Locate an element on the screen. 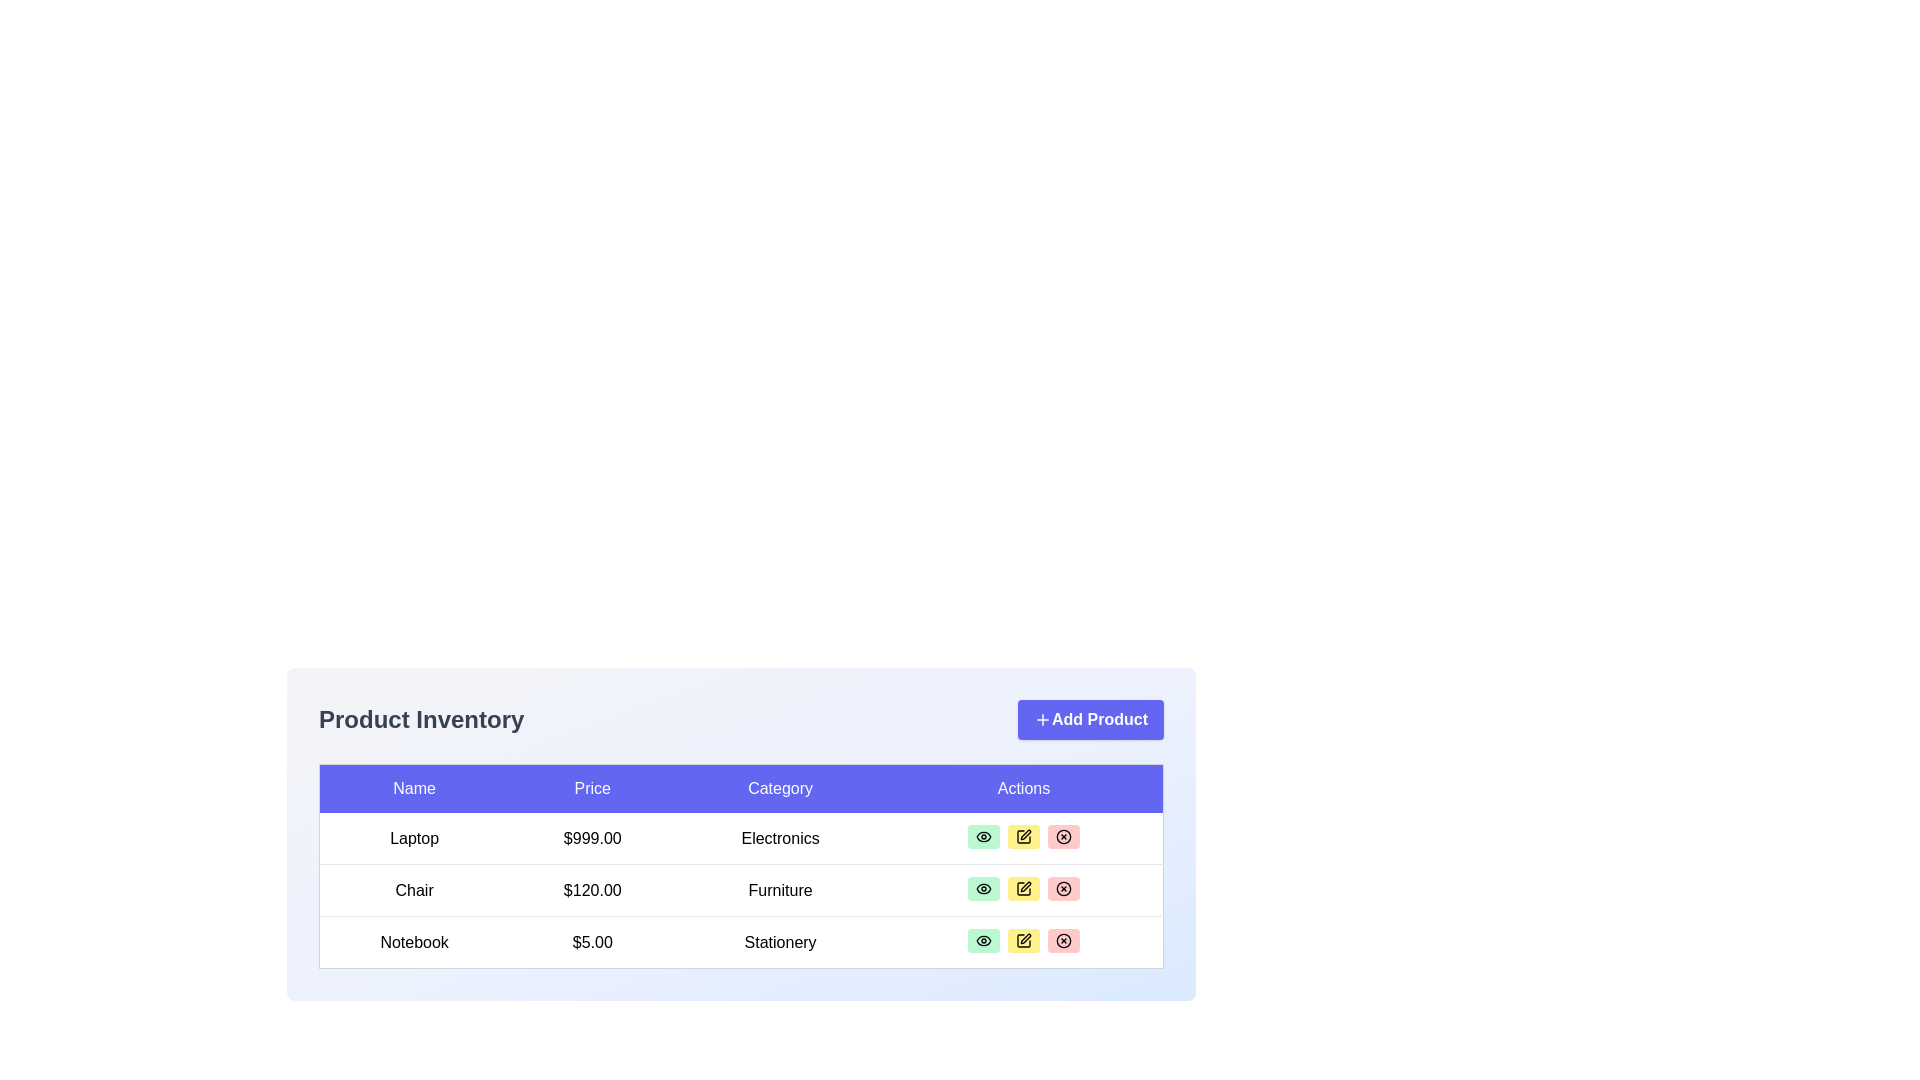 The image size is (1920, 1080). the icon that represents the action of adding a new product, located to the left of the 'Add Product' button text in the top-right of the user interface is located at coordinates (1041, 720).